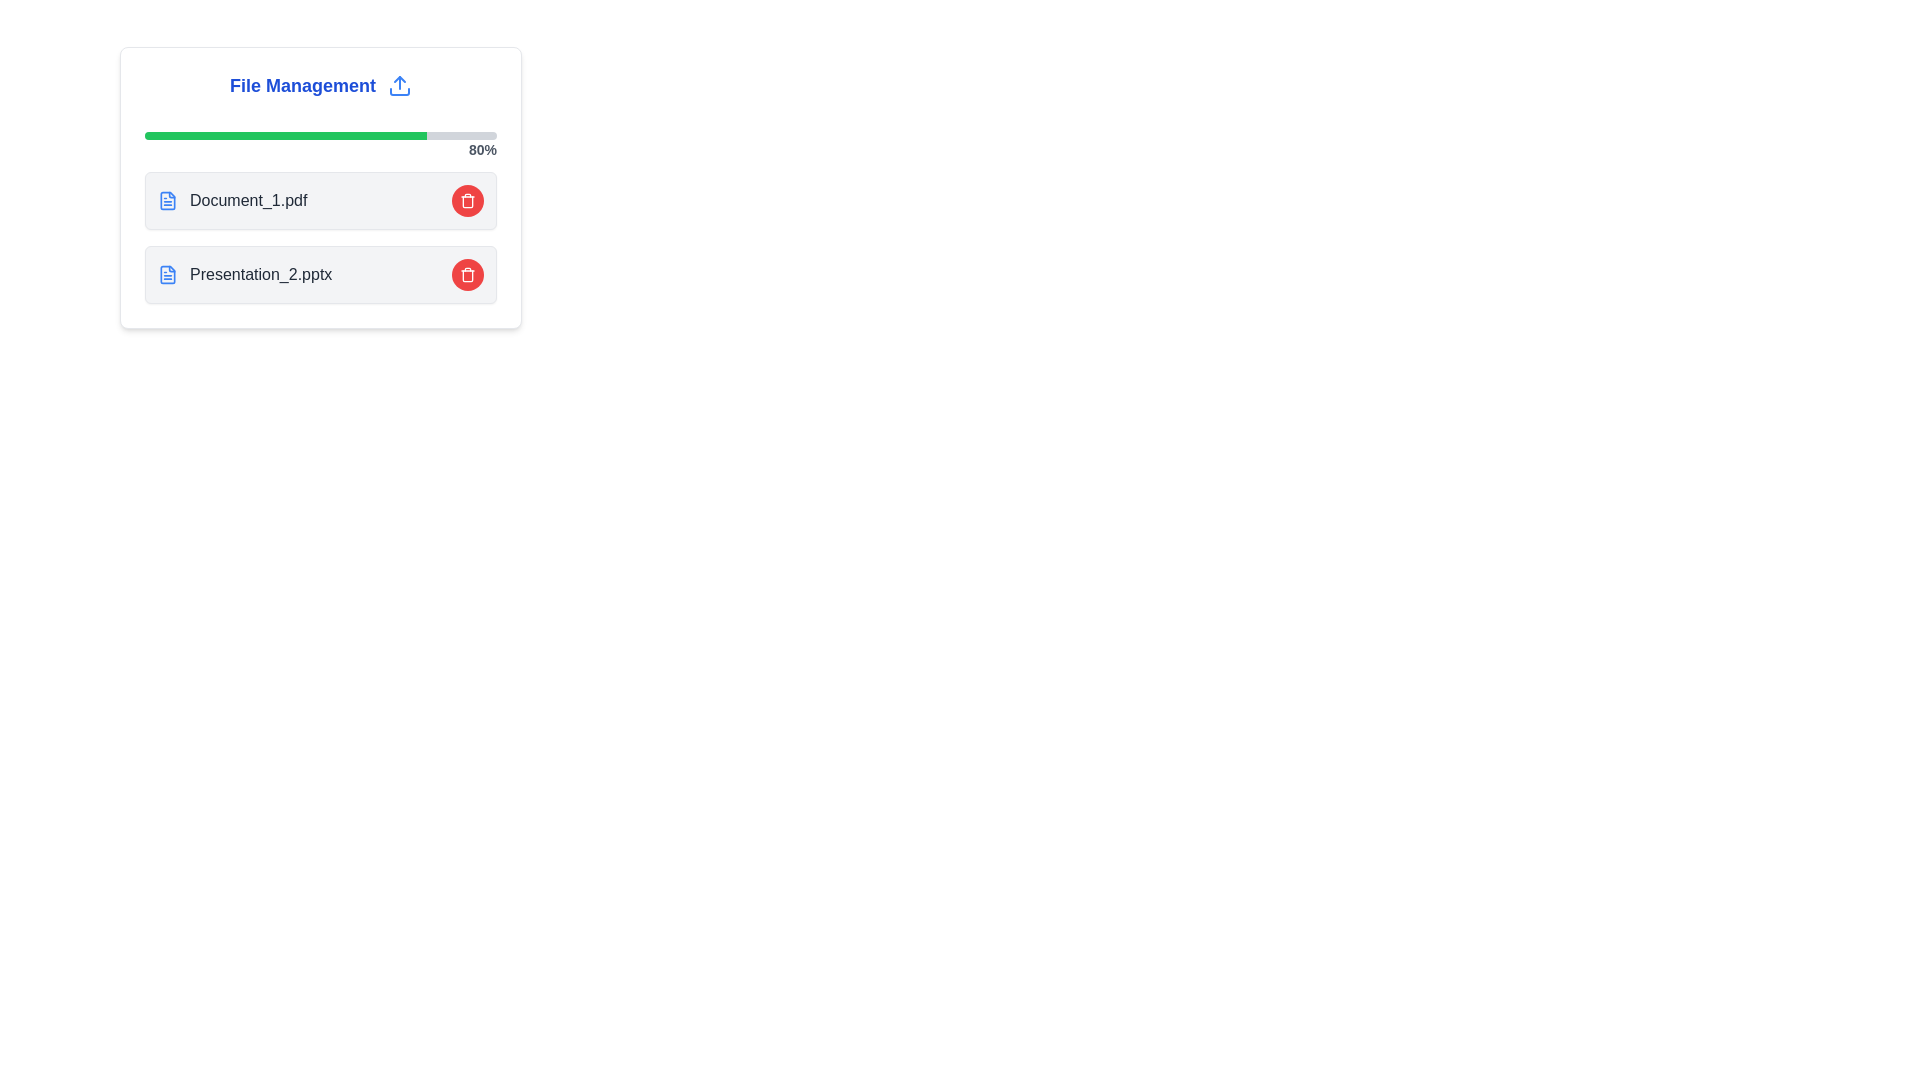  Describe the element at coordinates (466, 274) in the screenshot. I see `the delete button located at the far-right end of the row containing the text 'Presentation_2.pptx'` at that location.